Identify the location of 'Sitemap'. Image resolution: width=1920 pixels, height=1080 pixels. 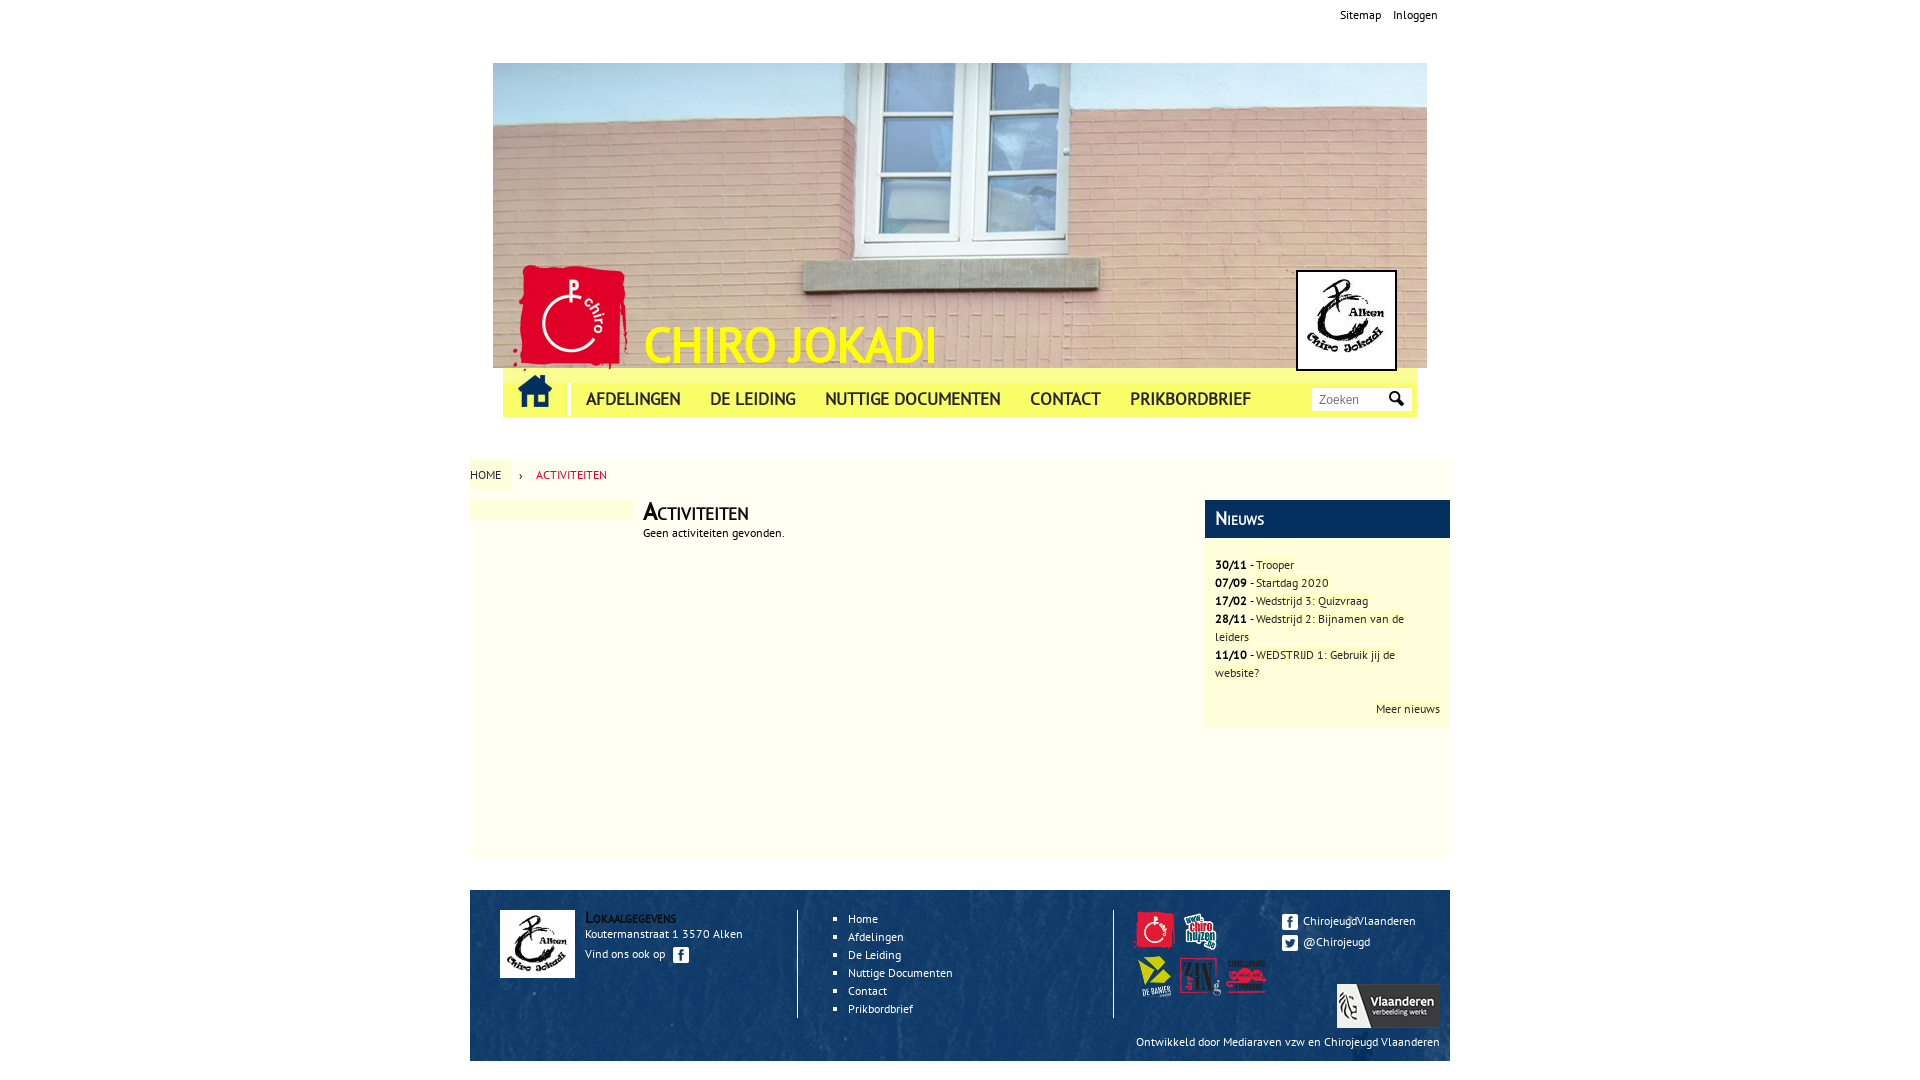
(1360, 14).